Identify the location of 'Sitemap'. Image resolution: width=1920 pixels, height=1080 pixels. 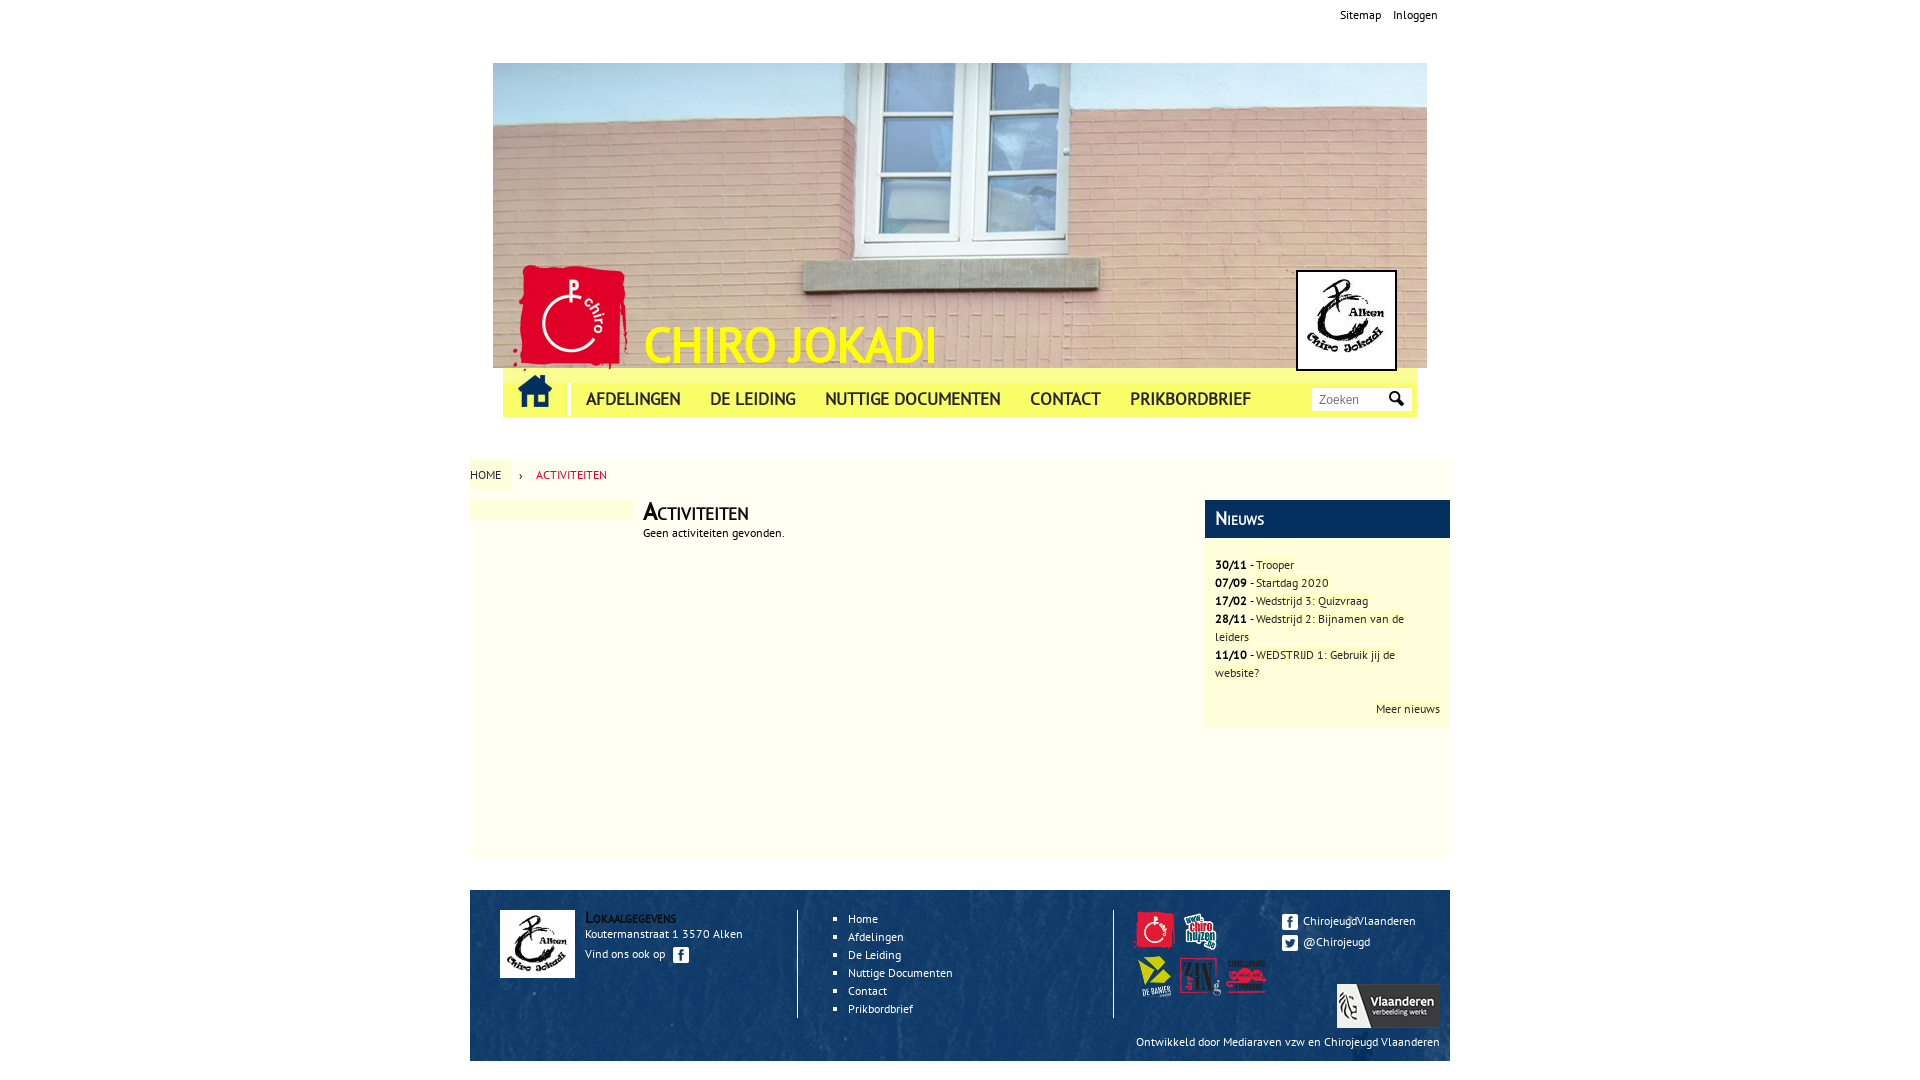
(1360, 14).